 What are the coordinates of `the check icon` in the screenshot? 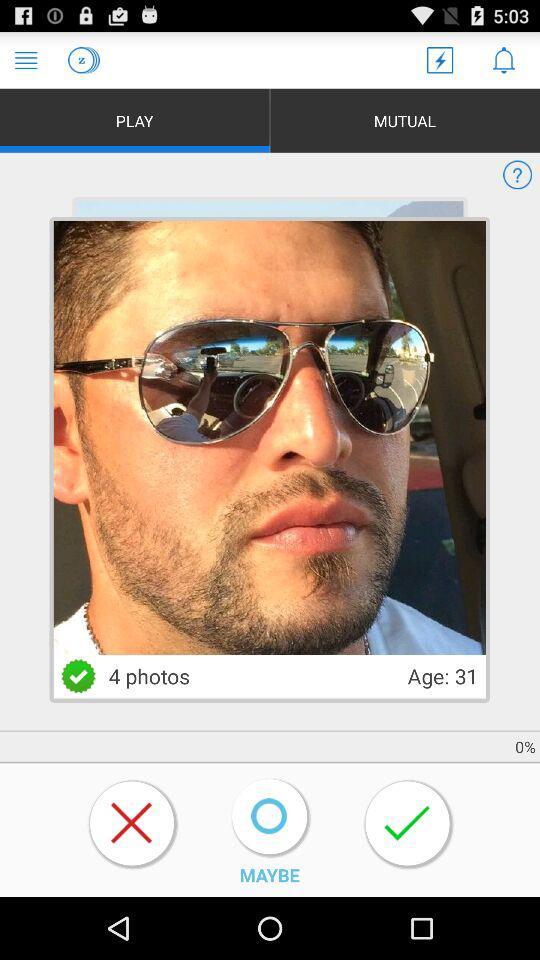 It's located at (77, 722).